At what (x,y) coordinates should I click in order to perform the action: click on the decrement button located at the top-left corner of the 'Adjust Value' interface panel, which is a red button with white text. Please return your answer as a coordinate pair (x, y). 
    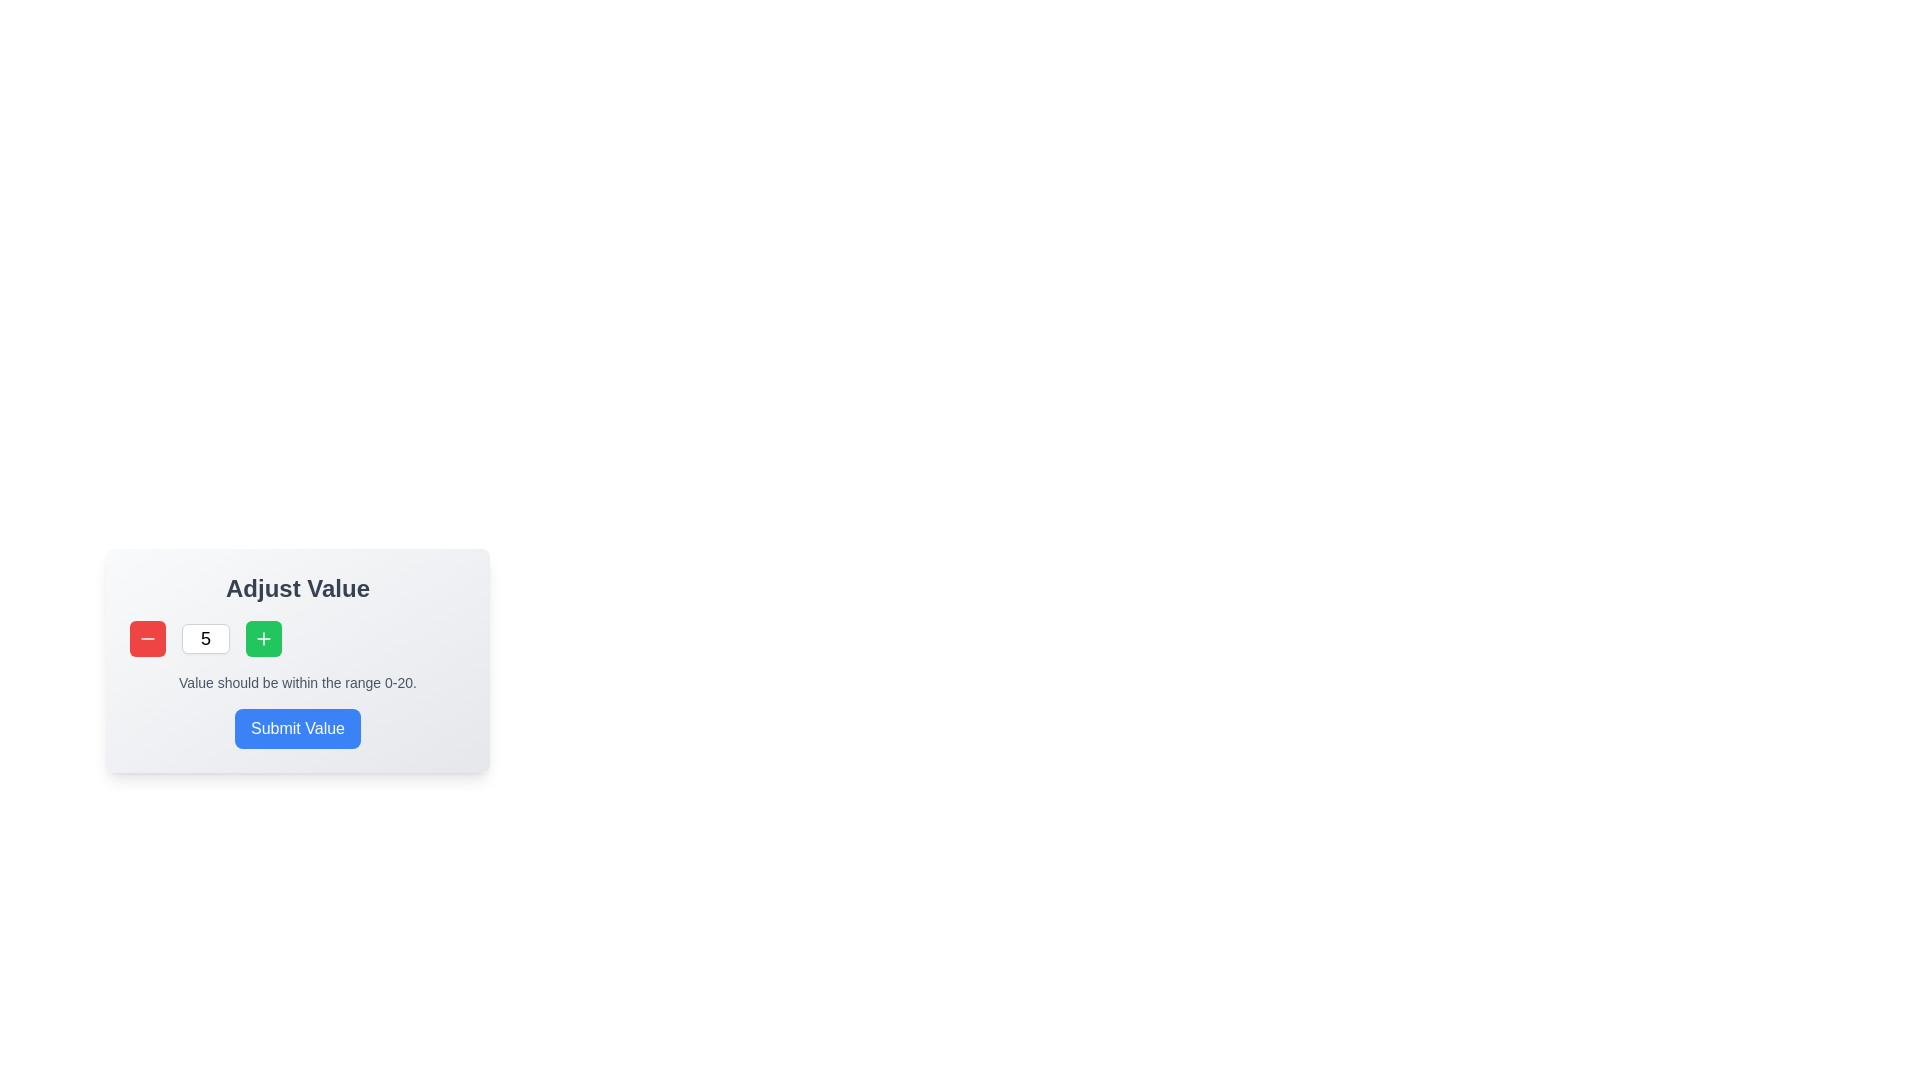
    Looking at the image, I should click on (147, 639).